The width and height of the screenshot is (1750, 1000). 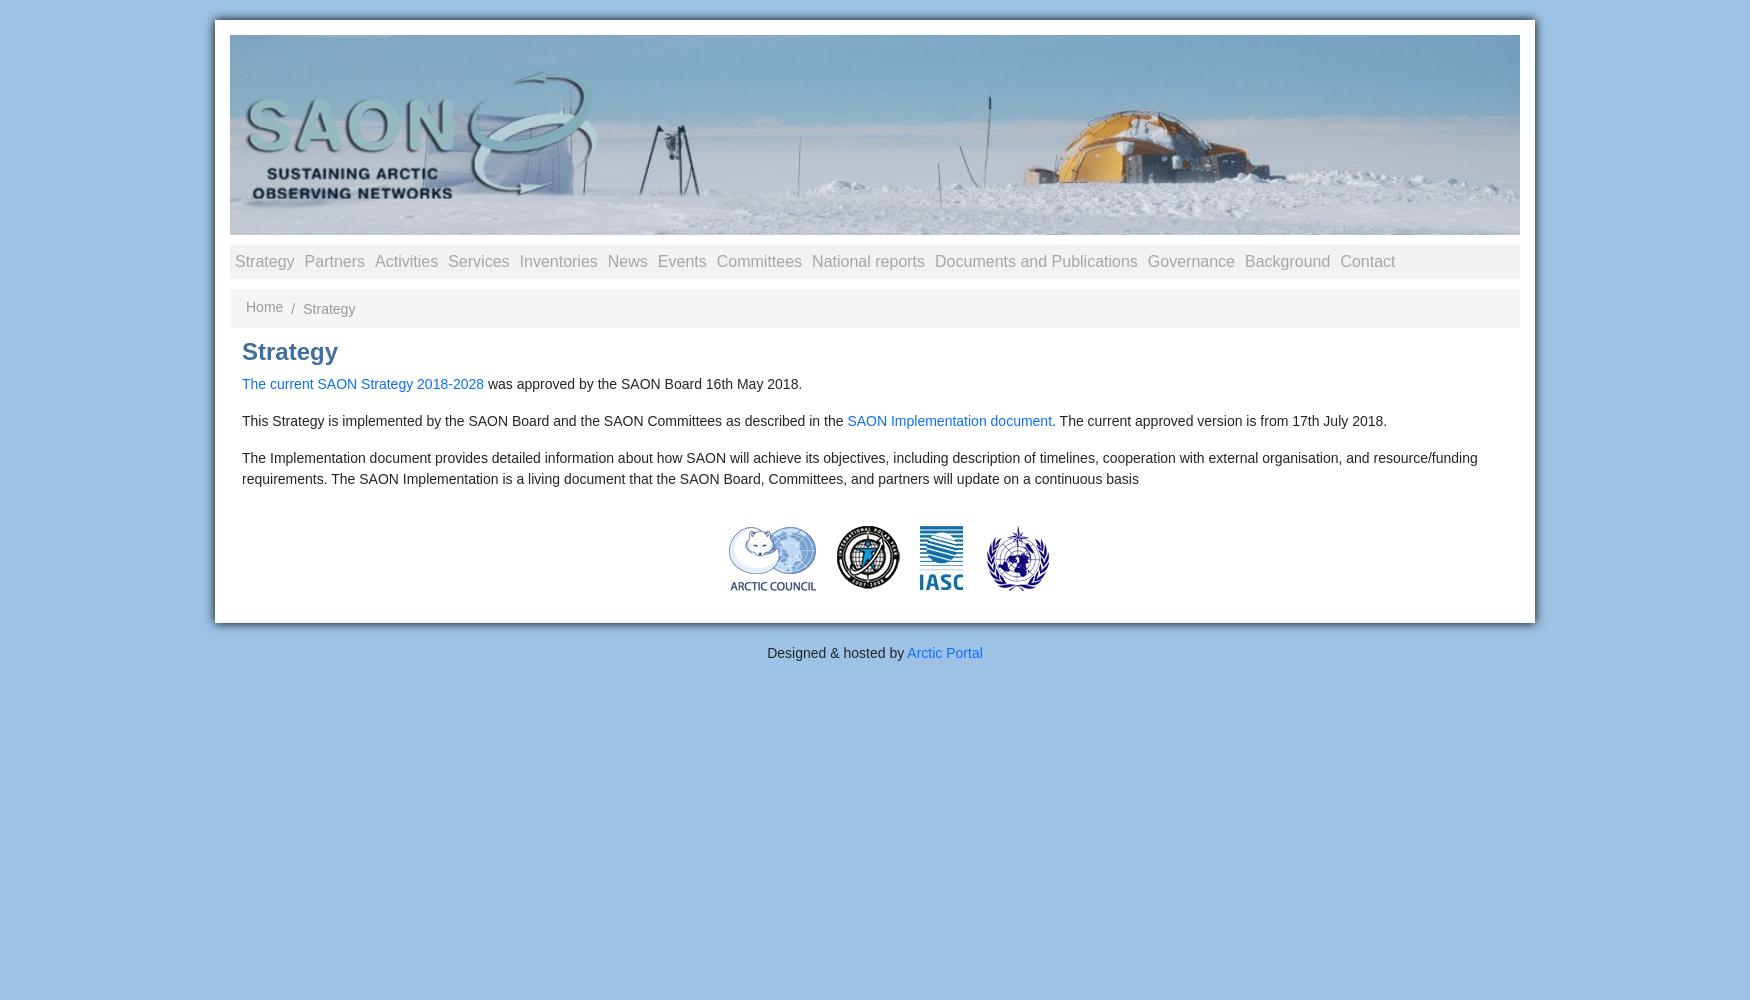 I want to click on 'Activities', so click(x=405, y=260).